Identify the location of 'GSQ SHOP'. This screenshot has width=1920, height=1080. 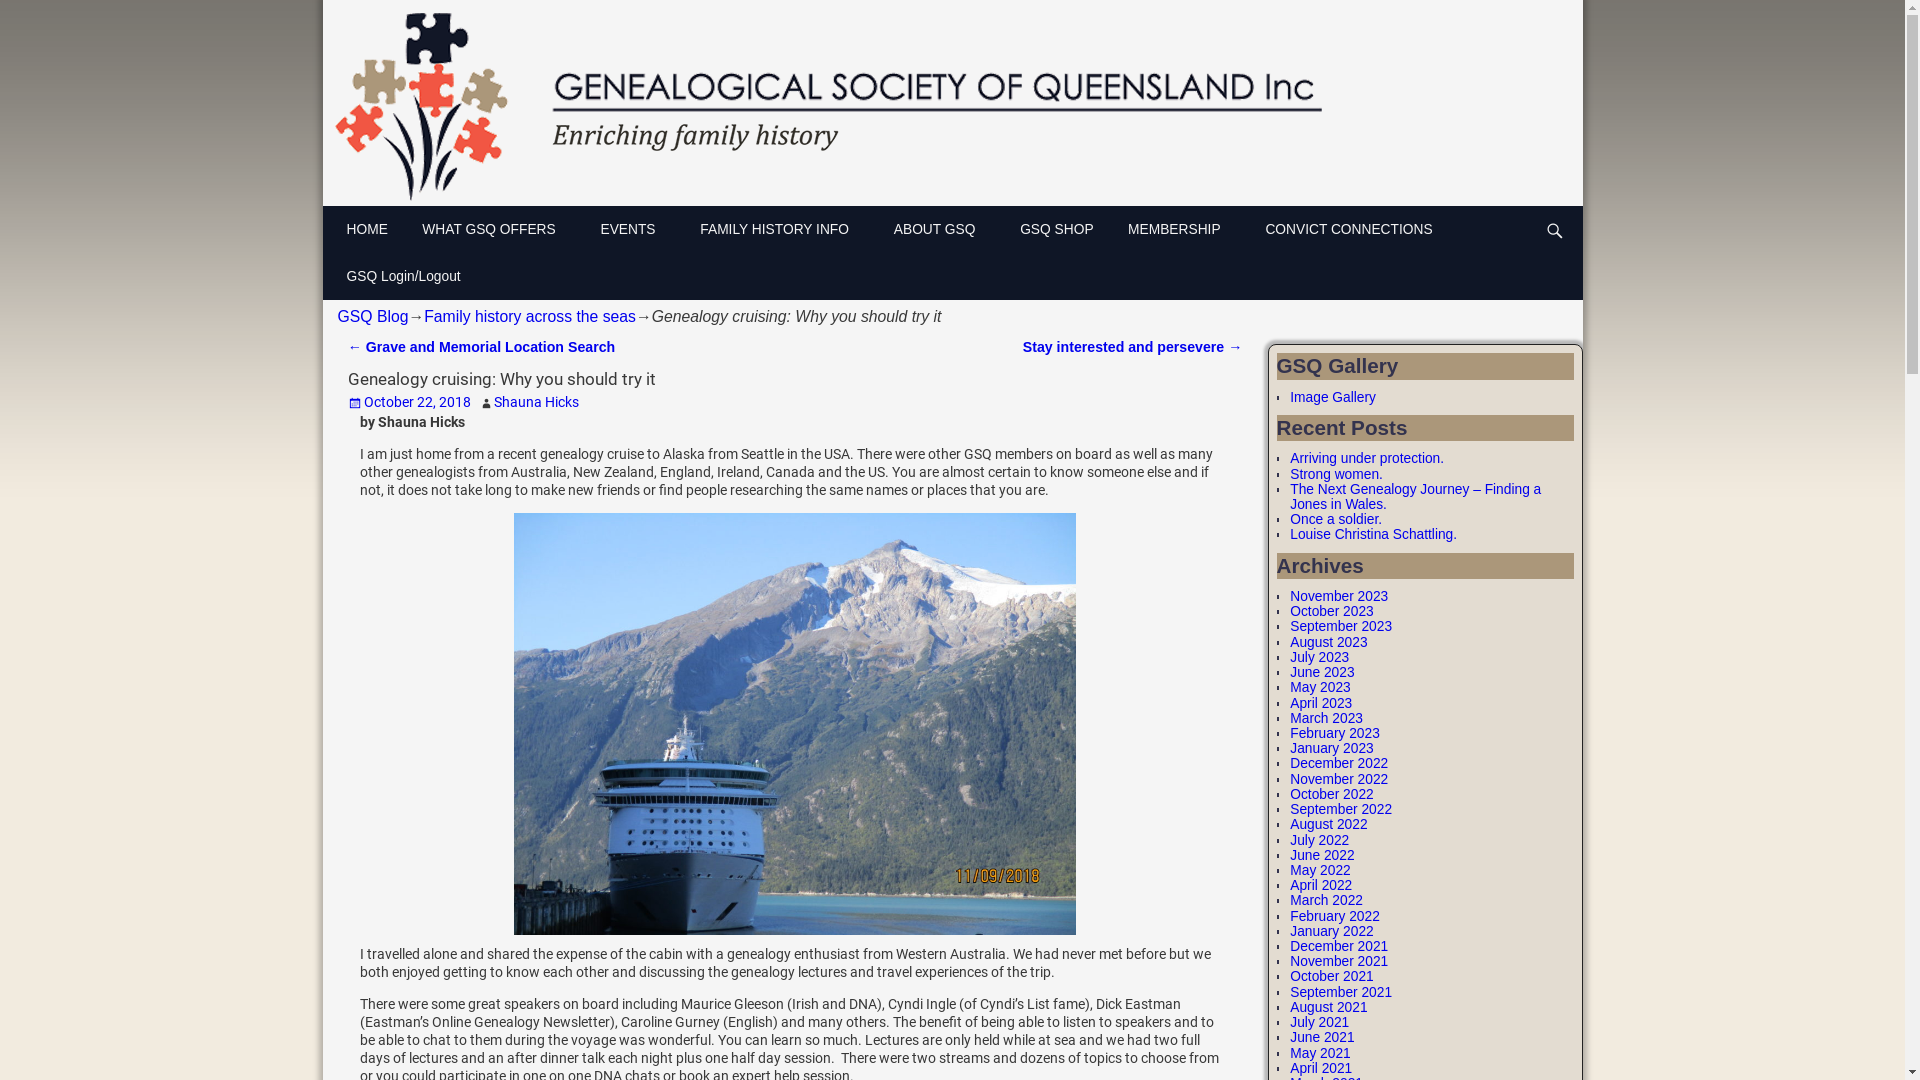
(1063, 228).